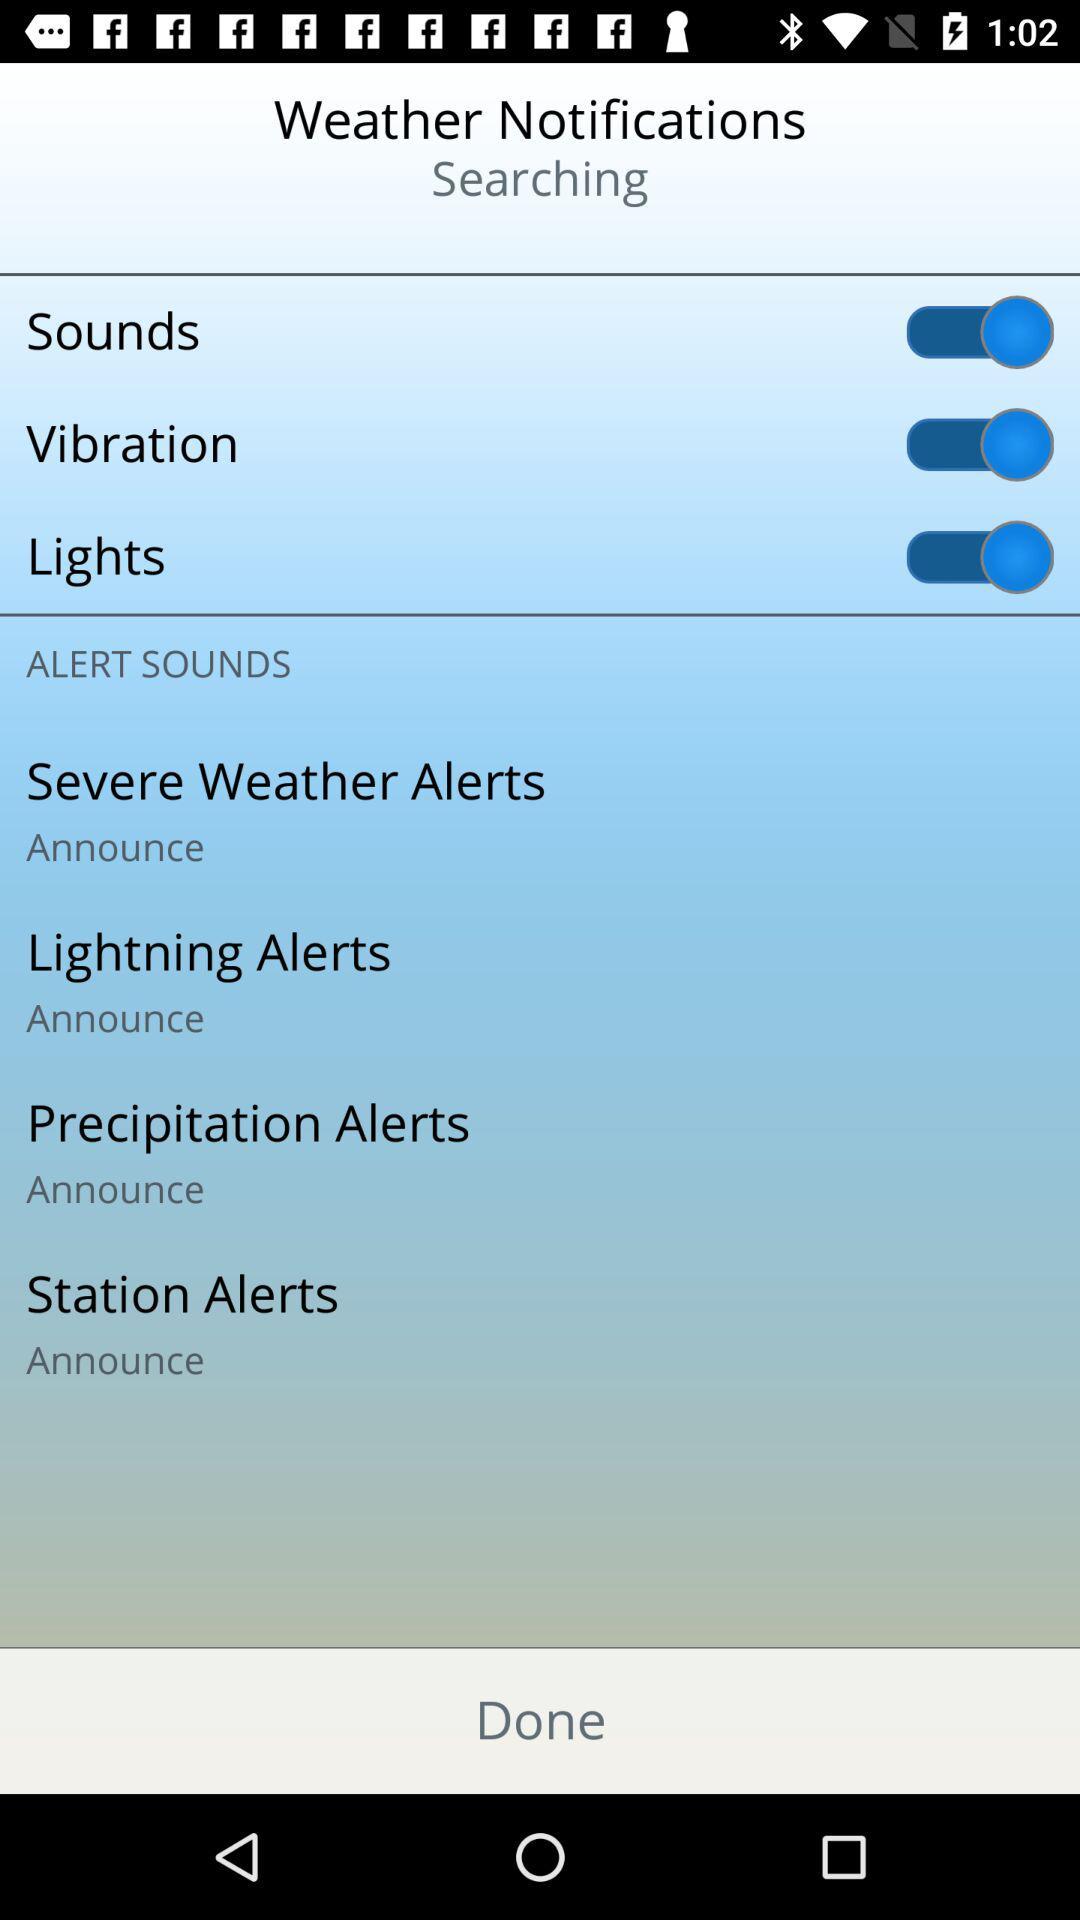 The height and width of the screenshot is (1920, 1080). I want to click on the icon below sounds, so click(540, 443).